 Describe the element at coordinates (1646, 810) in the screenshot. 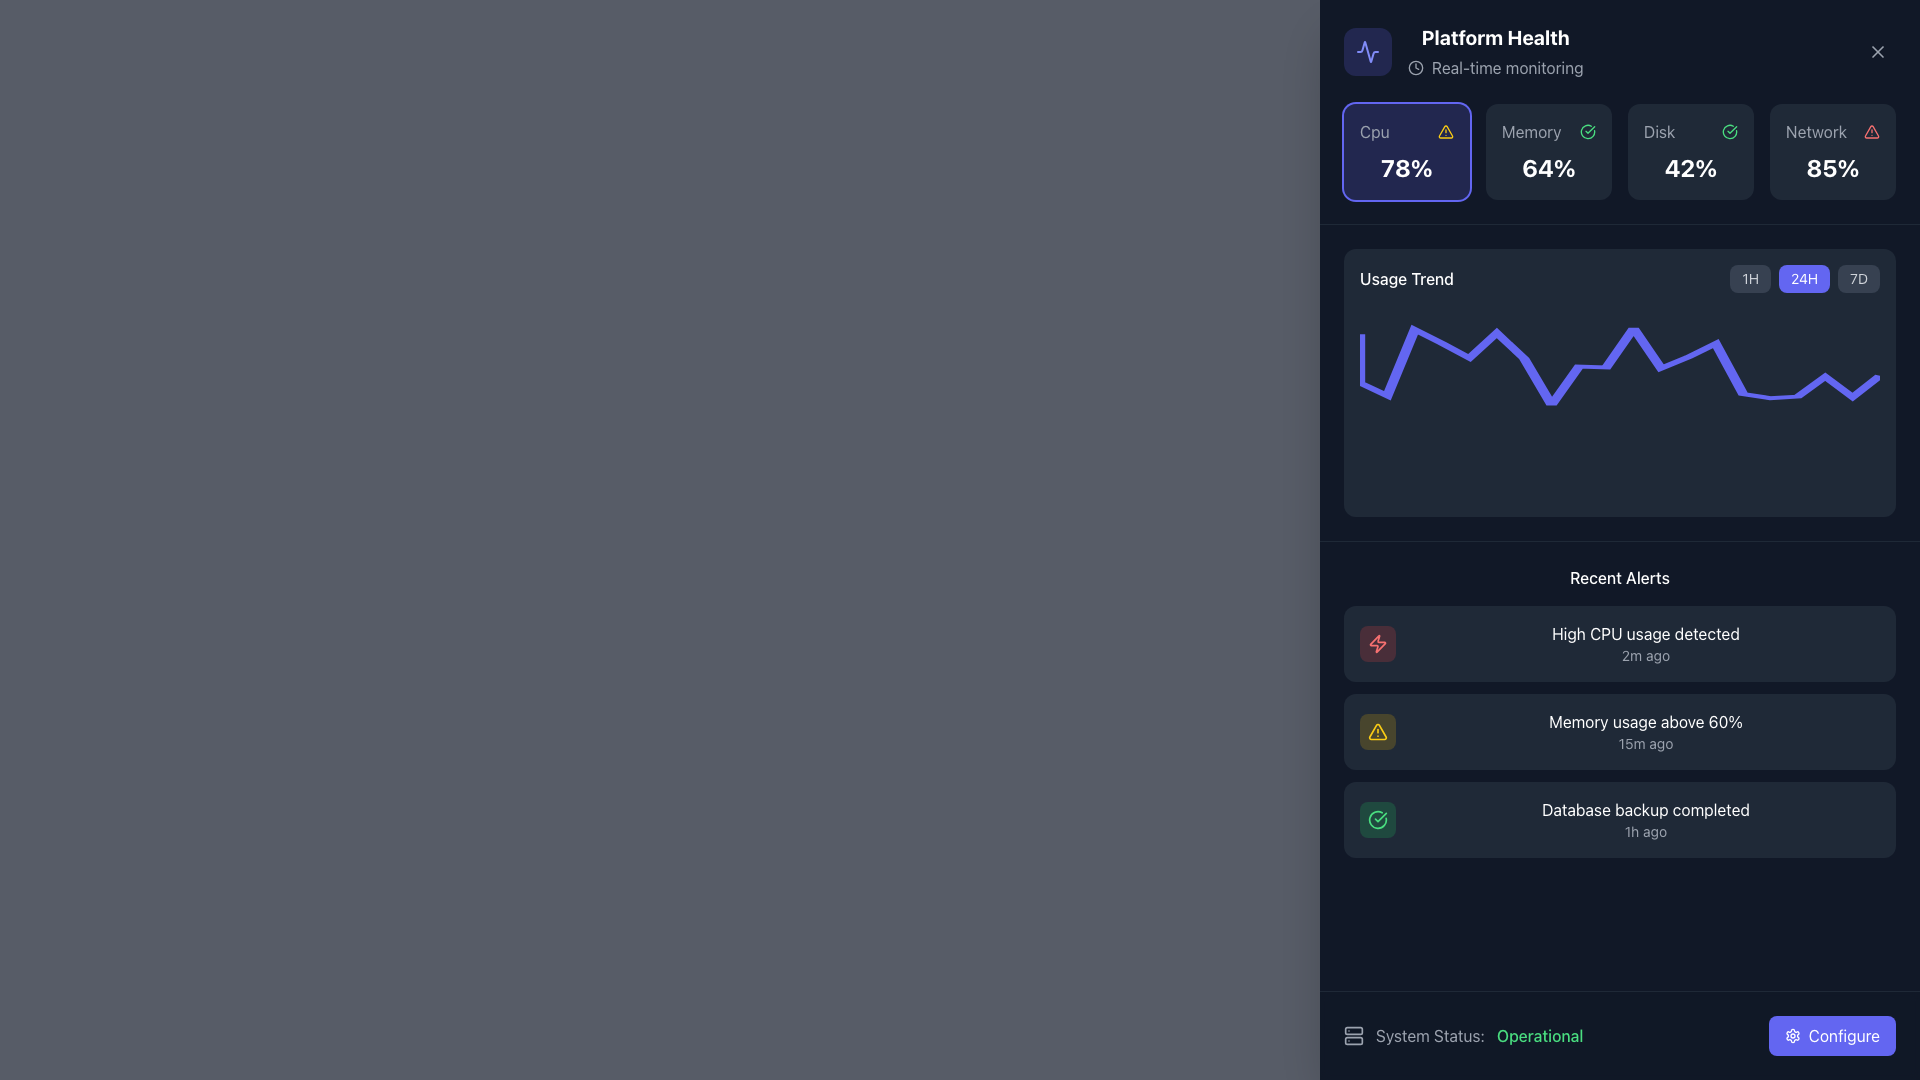

I see `text of the notification label that says 'Database backup completed' located in the 'Recent Alerts' section, above the subtext '1h ago' and next to a green checkmark icon` at that location.